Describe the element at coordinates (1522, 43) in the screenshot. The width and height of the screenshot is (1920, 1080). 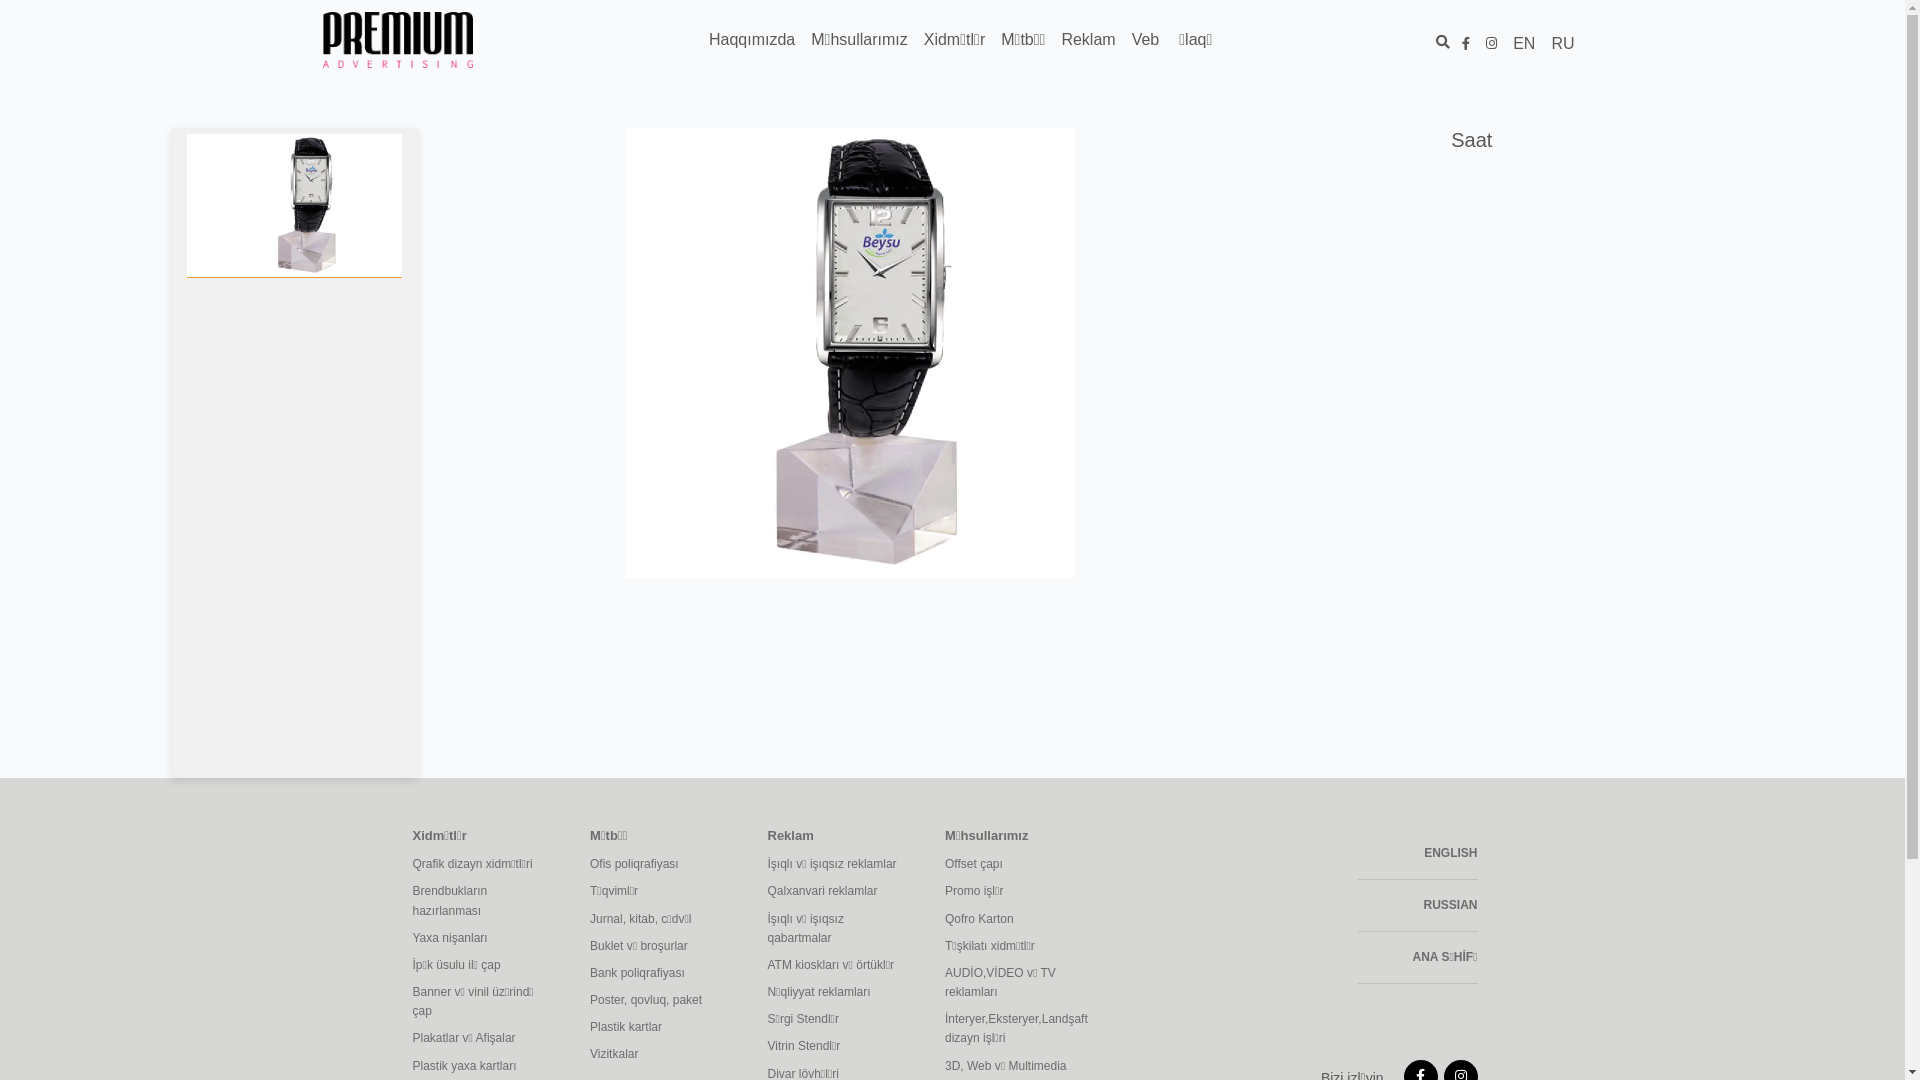
I see `'EN'` at that location.